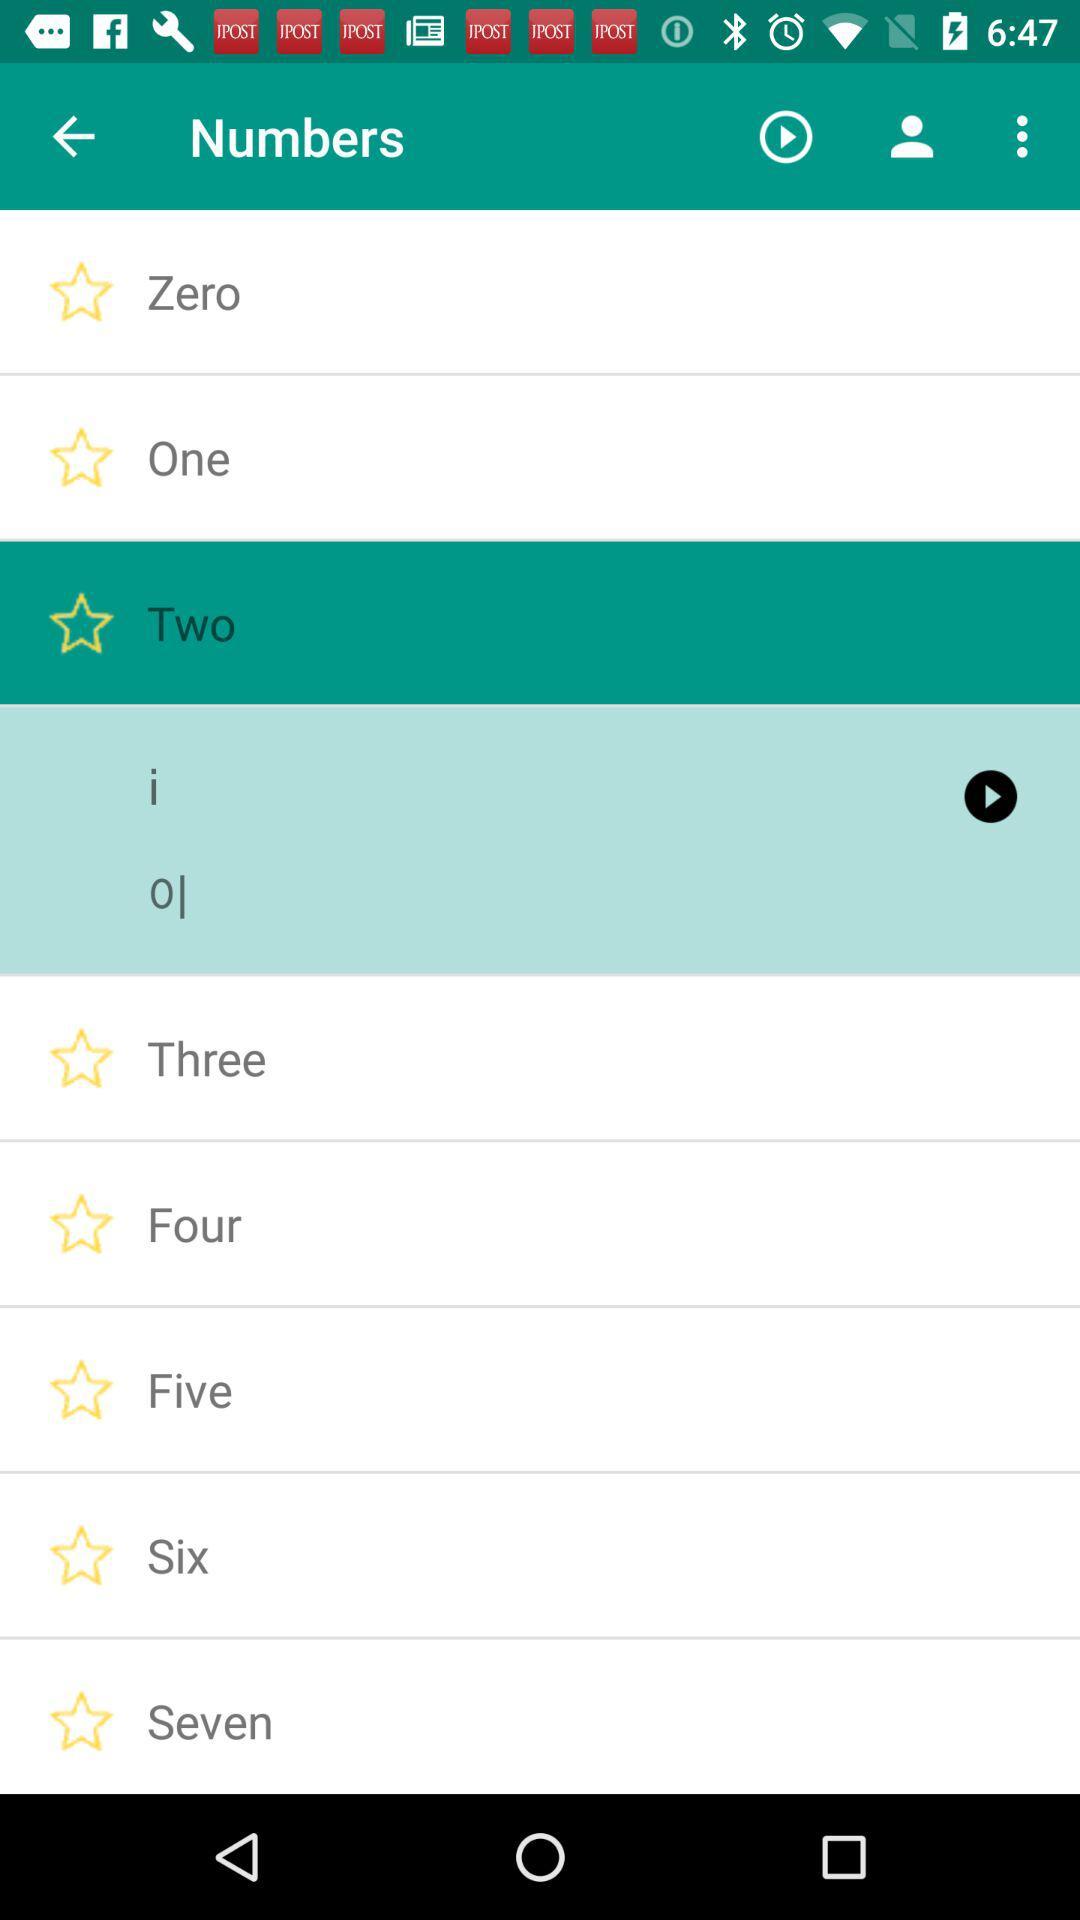 This screenshot has width=1080, height=1920. I want to click on item to the left of the numbers item, so click(72, 135).